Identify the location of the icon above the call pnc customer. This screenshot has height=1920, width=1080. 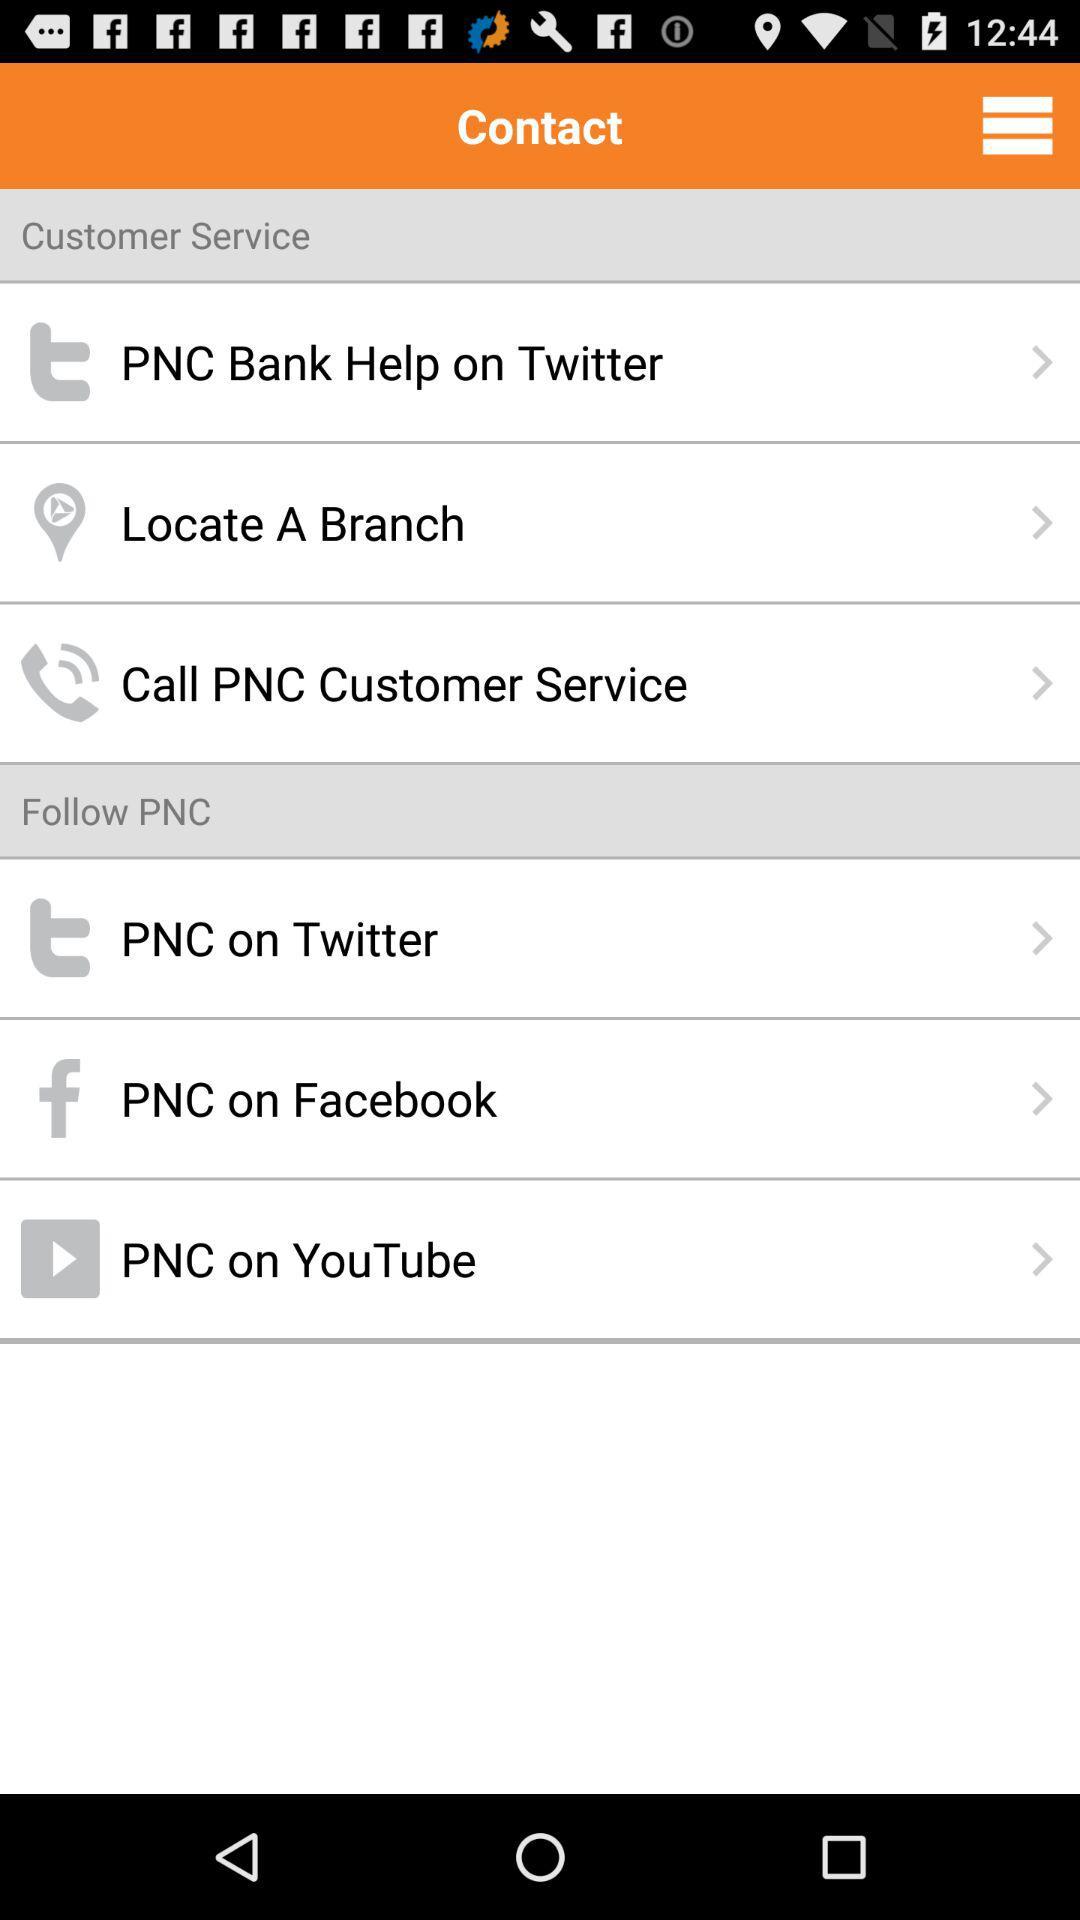
(540, 522).